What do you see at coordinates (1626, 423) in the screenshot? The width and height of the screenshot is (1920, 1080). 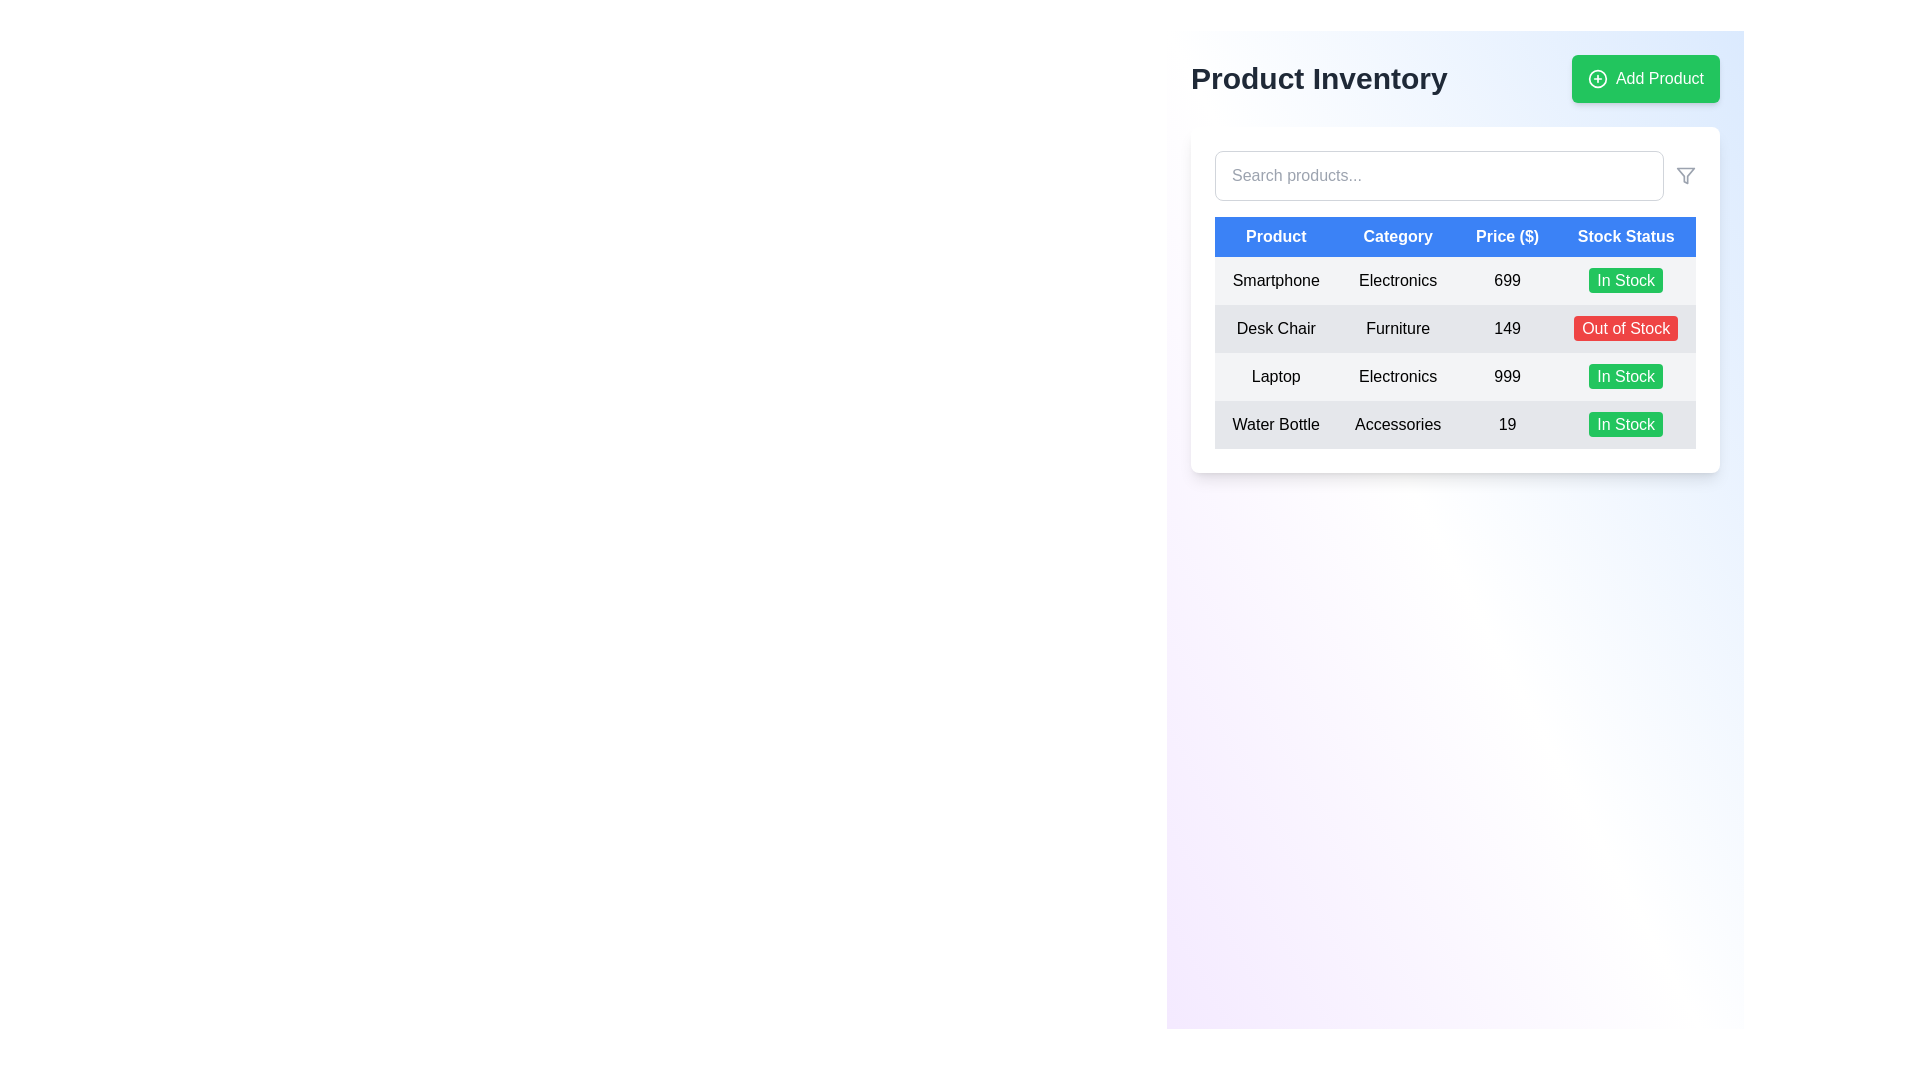 I see `the green rectangular badge with rounded corners that displays 'In Stock', located in the last row of the table under the 'Stock Status' column for the product 'Water Bottle'` at bounding box center [1626, 423].